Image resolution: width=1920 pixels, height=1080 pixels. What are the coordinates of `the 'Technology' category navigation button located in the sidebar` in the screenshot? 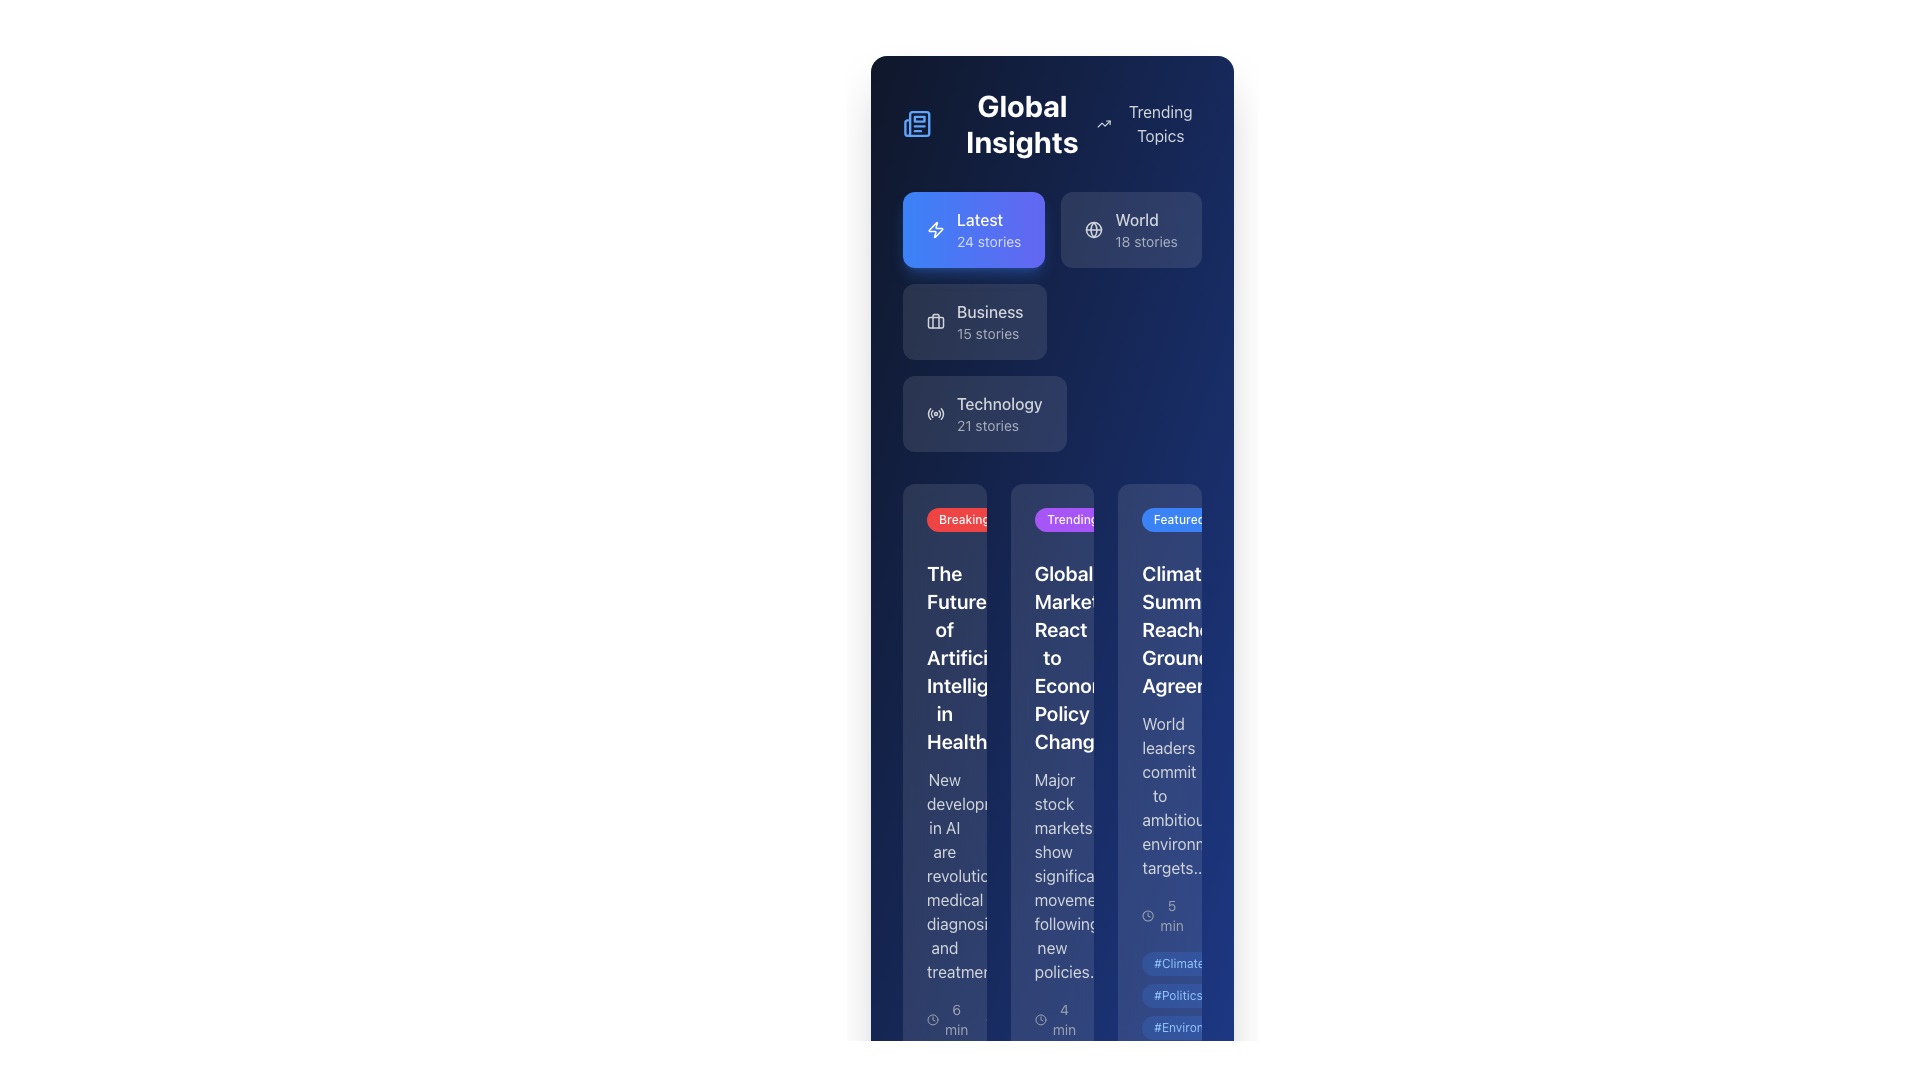 It's located at (999, 412).